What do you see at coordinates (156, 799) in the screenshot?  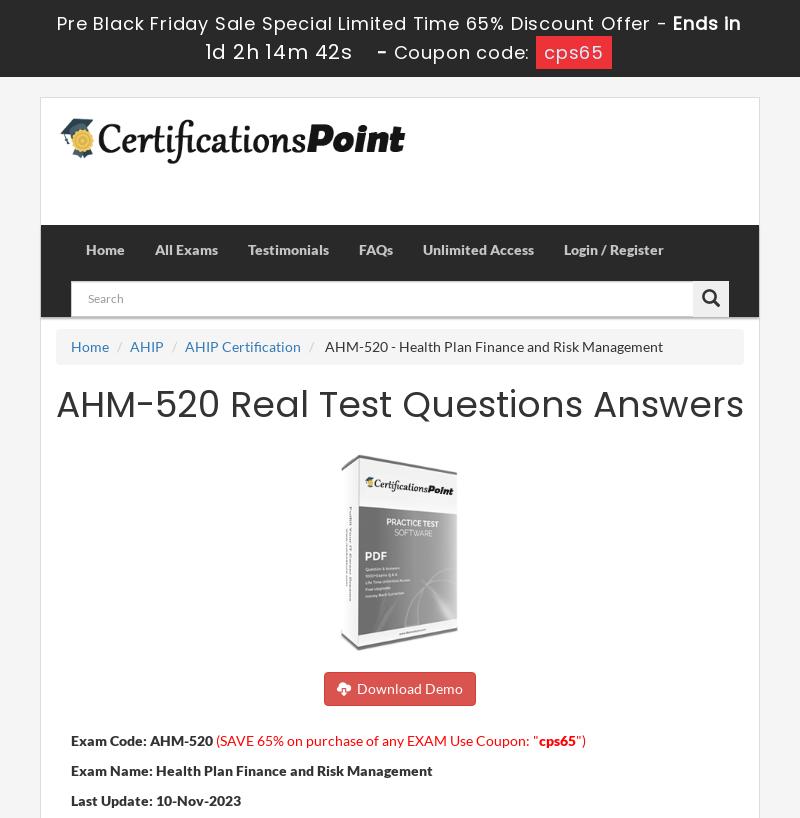 I see `'Last Update: 10-Nov-2023'` at bounding box center [156, 799].